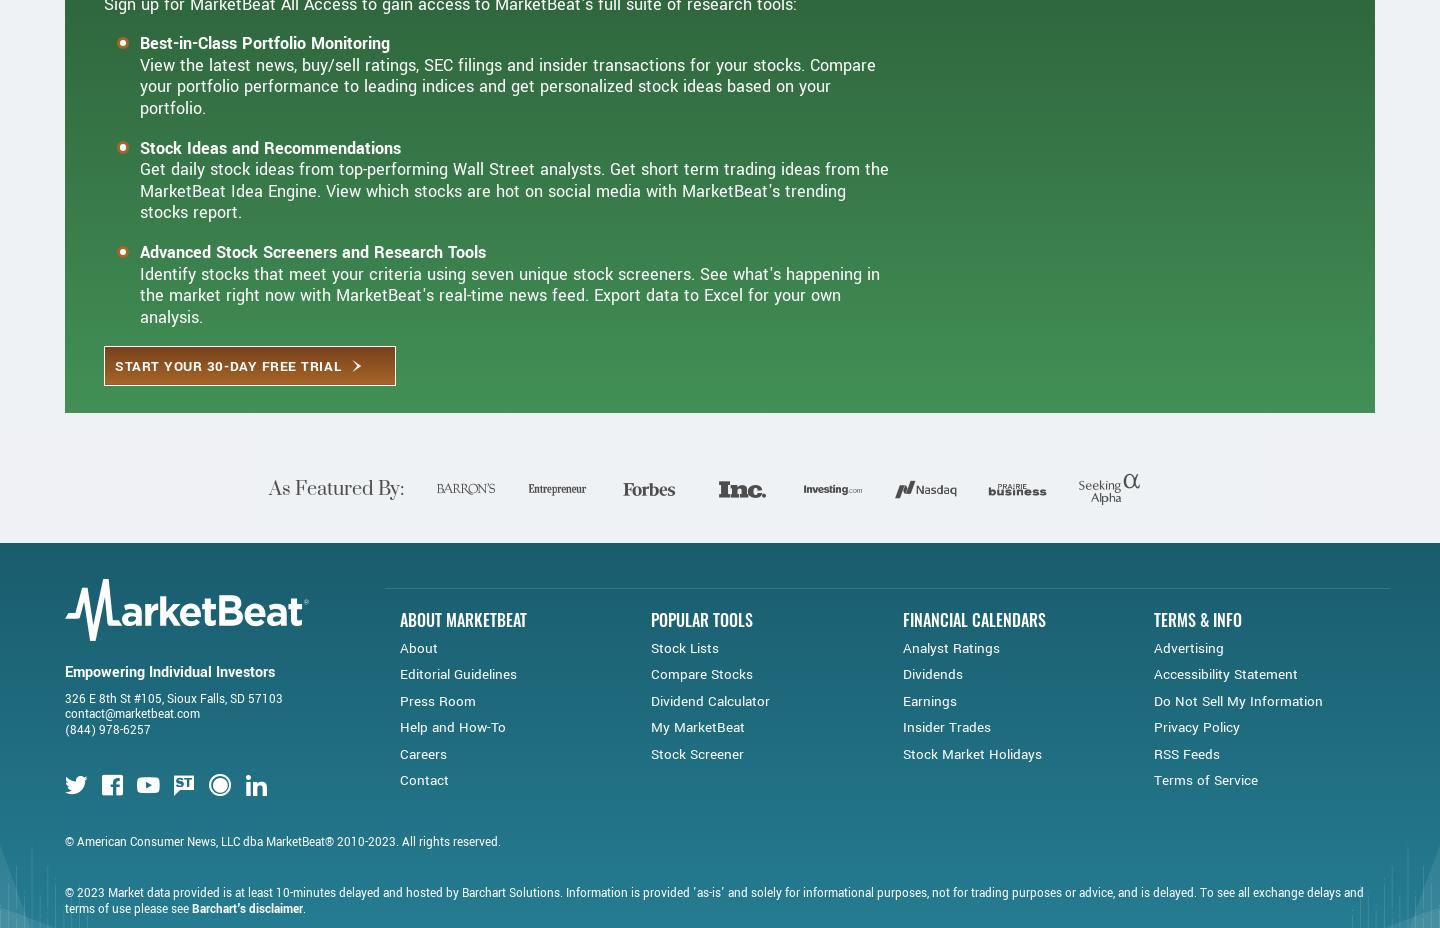  Describe the element at coordinates (950, 711) in the screenshot. I see `'Analyst Ratings'` at that location.